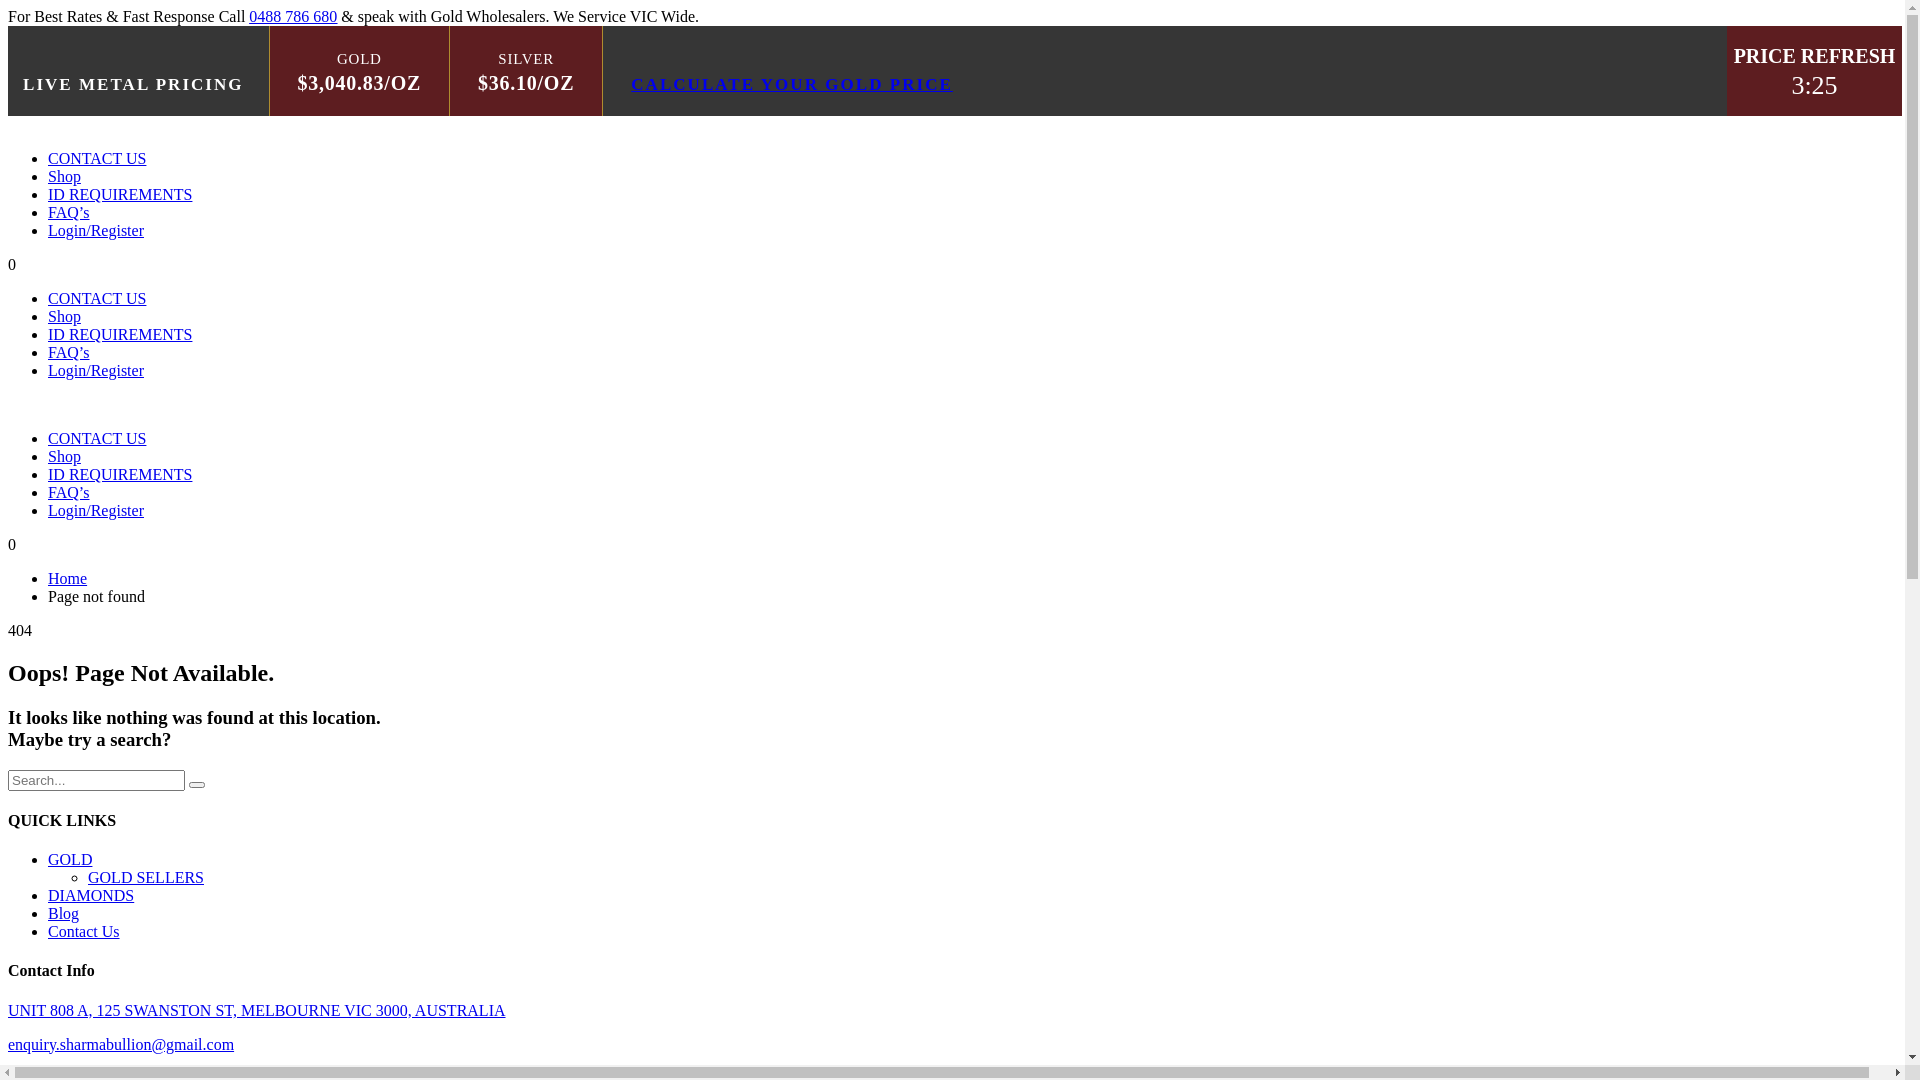 This screenshot has width=1920, height=1080. Describe the element at coordinates (119, 194) in the screenshot. I see `'ID REQUIREMENTS'` at that location.